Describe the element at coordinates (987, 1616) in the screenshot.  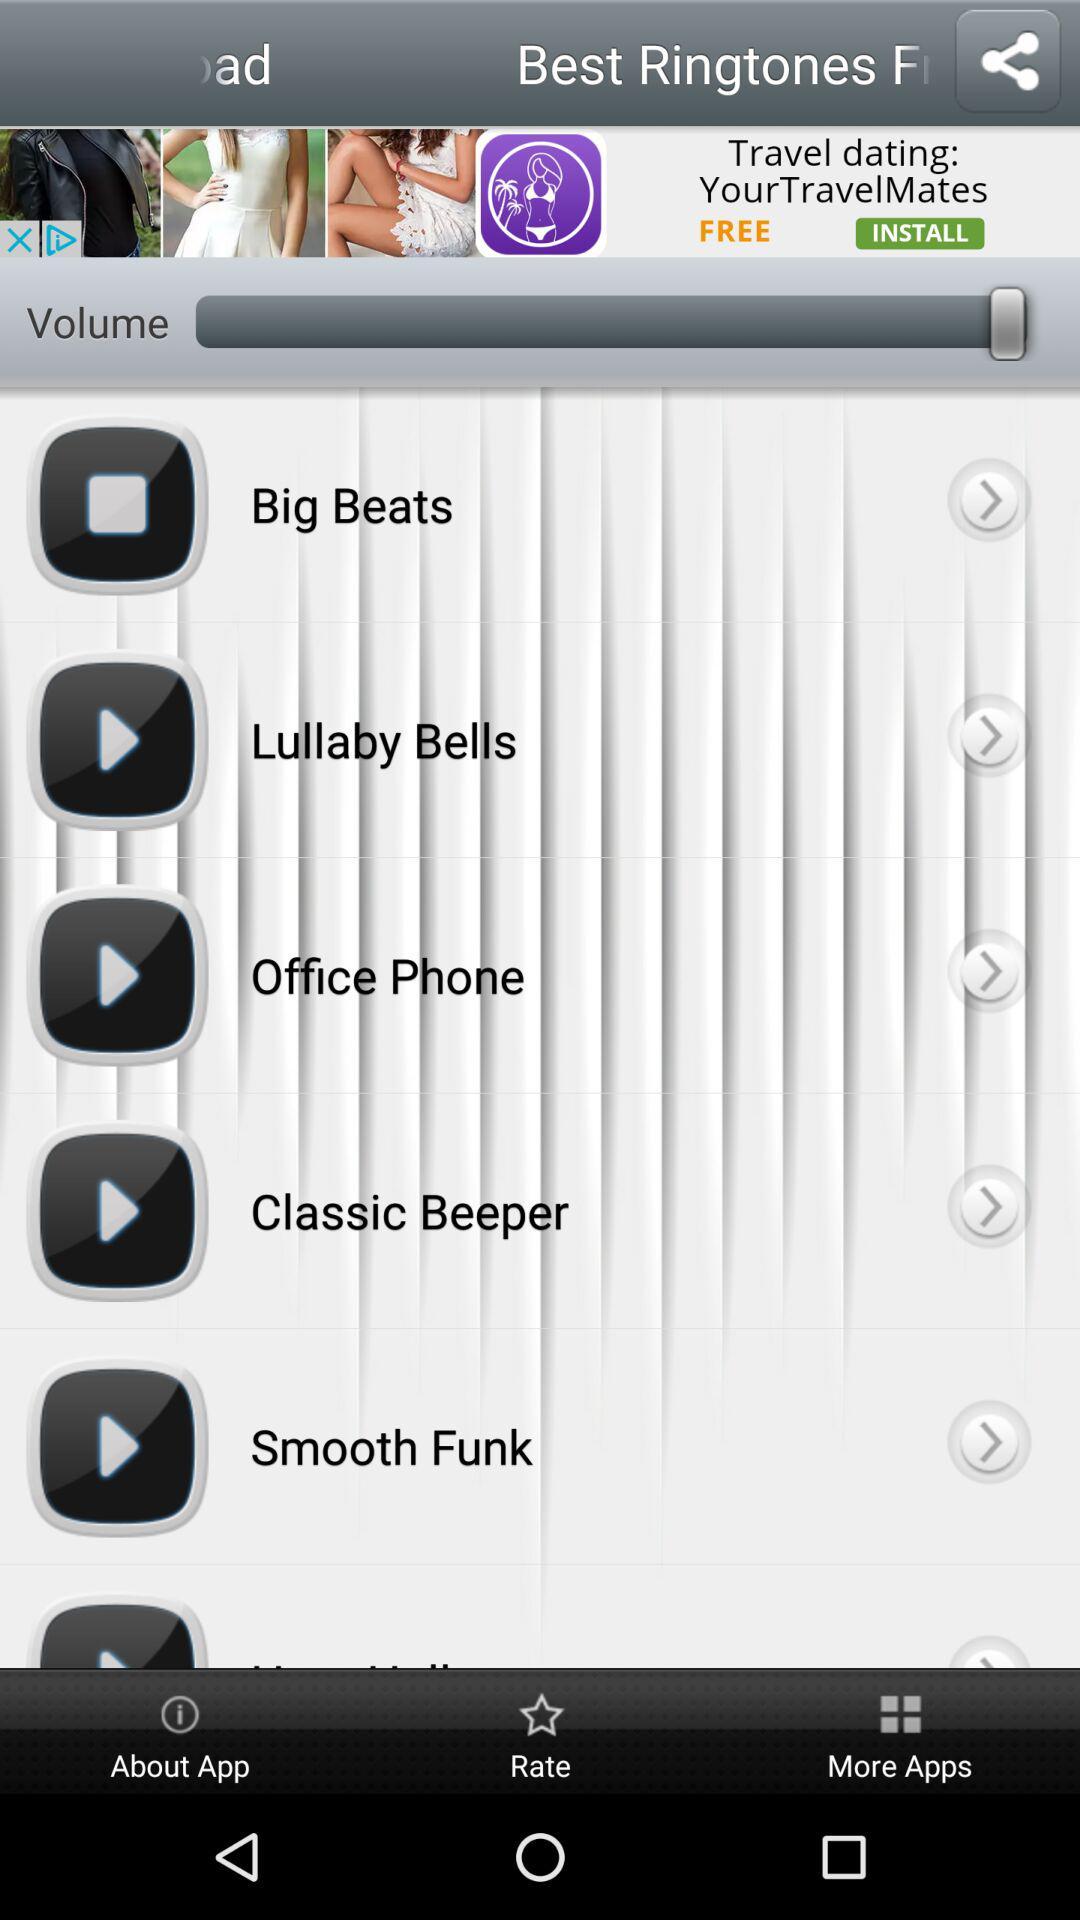
I see `next` at that location.